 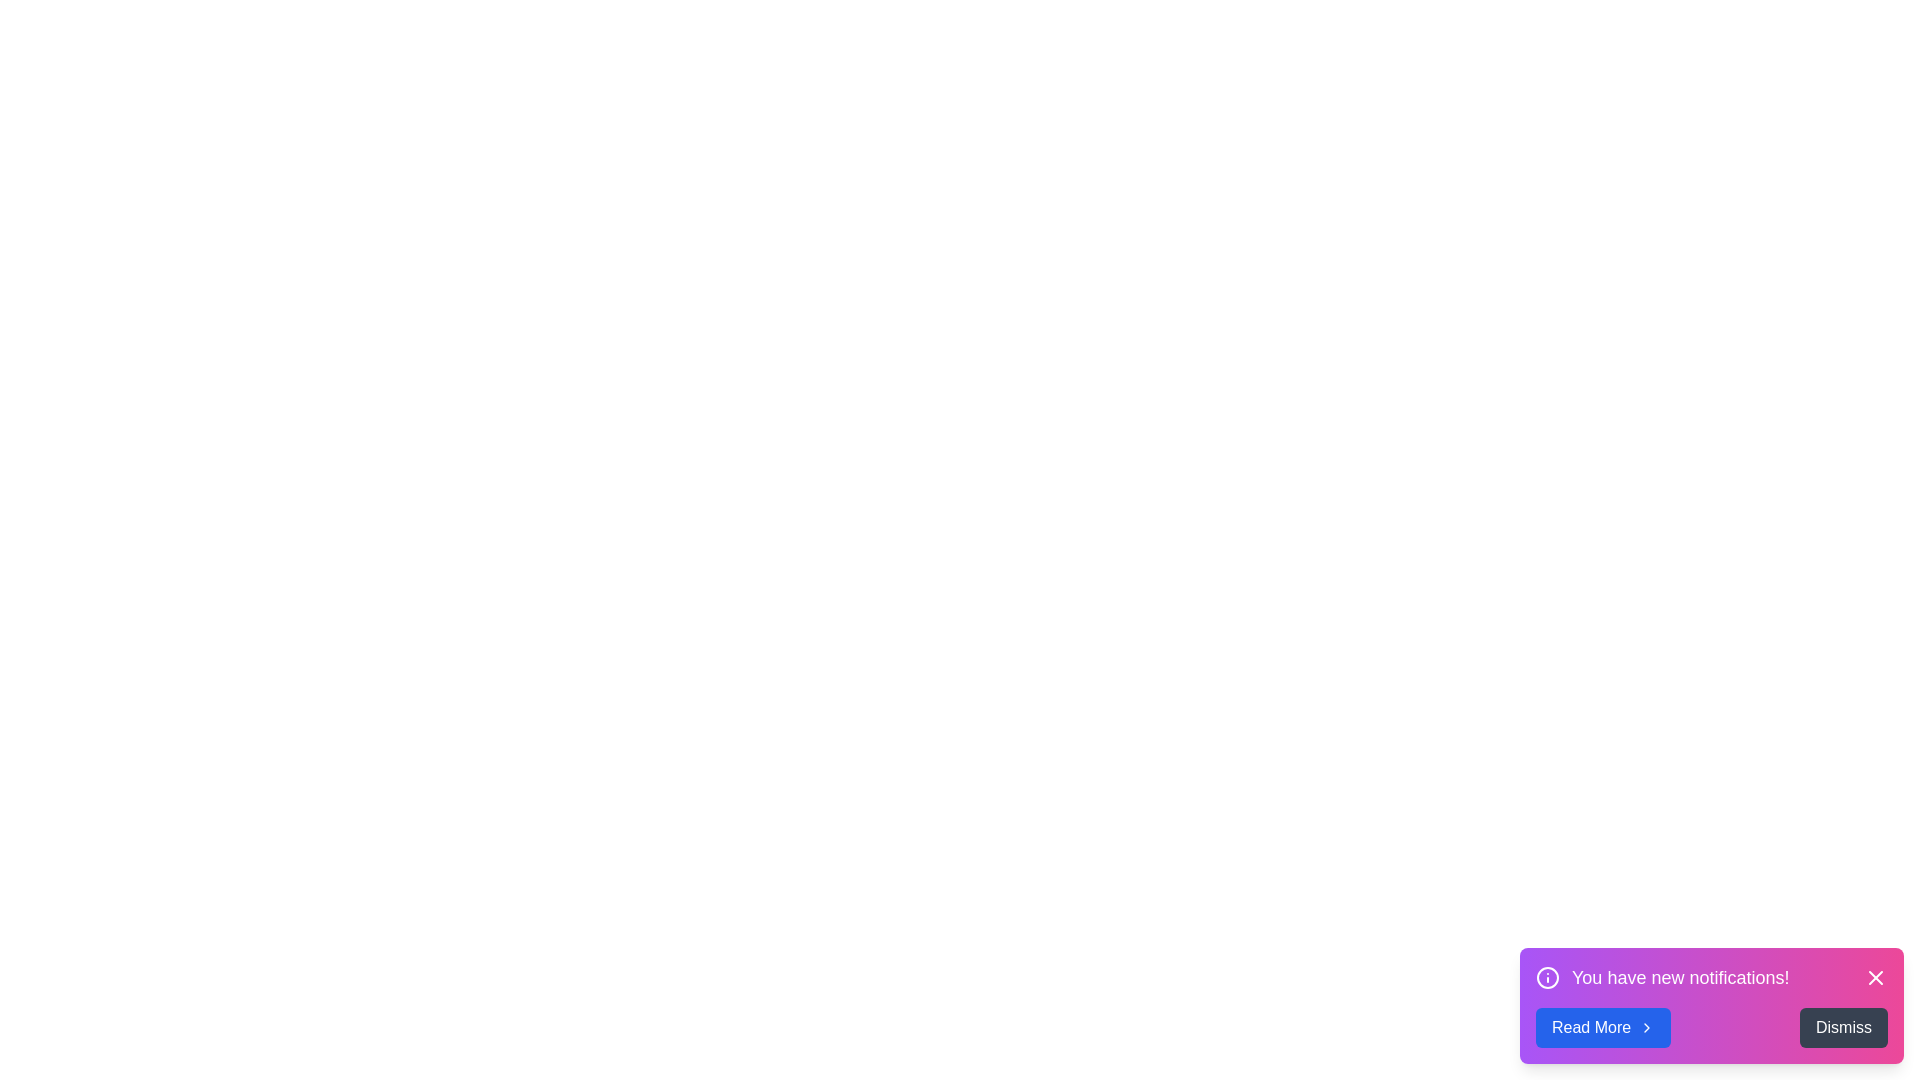 What do you see at coordinates (1647, 1028) in the screenshot?
I see `the chevron right arrow icon with a blue background located to the right of the 'Read More' text inside the button` at bounding box center [1647, 1028].